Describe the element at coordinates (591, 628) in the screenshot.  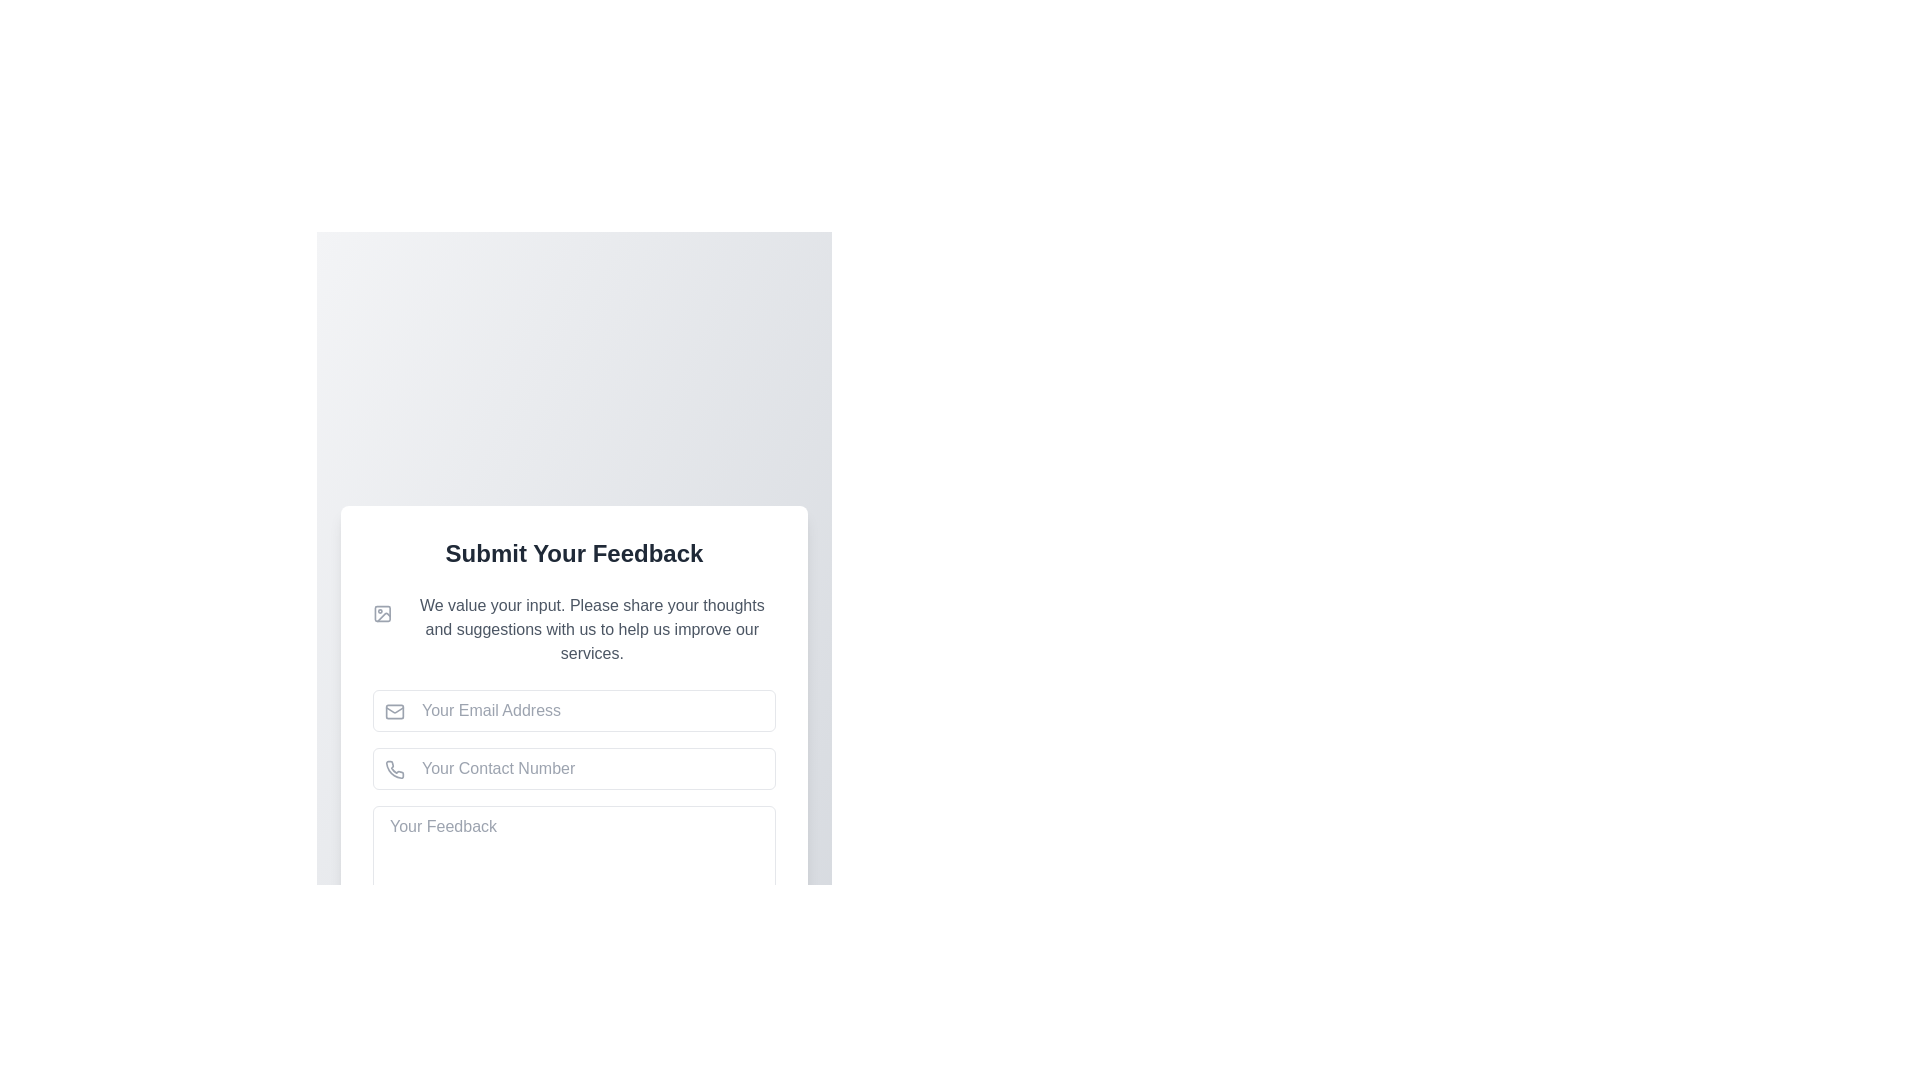
I see `the Informational Text Block that is styled in gray and located below the 'Submit Your Feedback' header, which contains the text: 'We value your input. Please share your thoughts and suggestions with us to help us improve our services.'` at that location.